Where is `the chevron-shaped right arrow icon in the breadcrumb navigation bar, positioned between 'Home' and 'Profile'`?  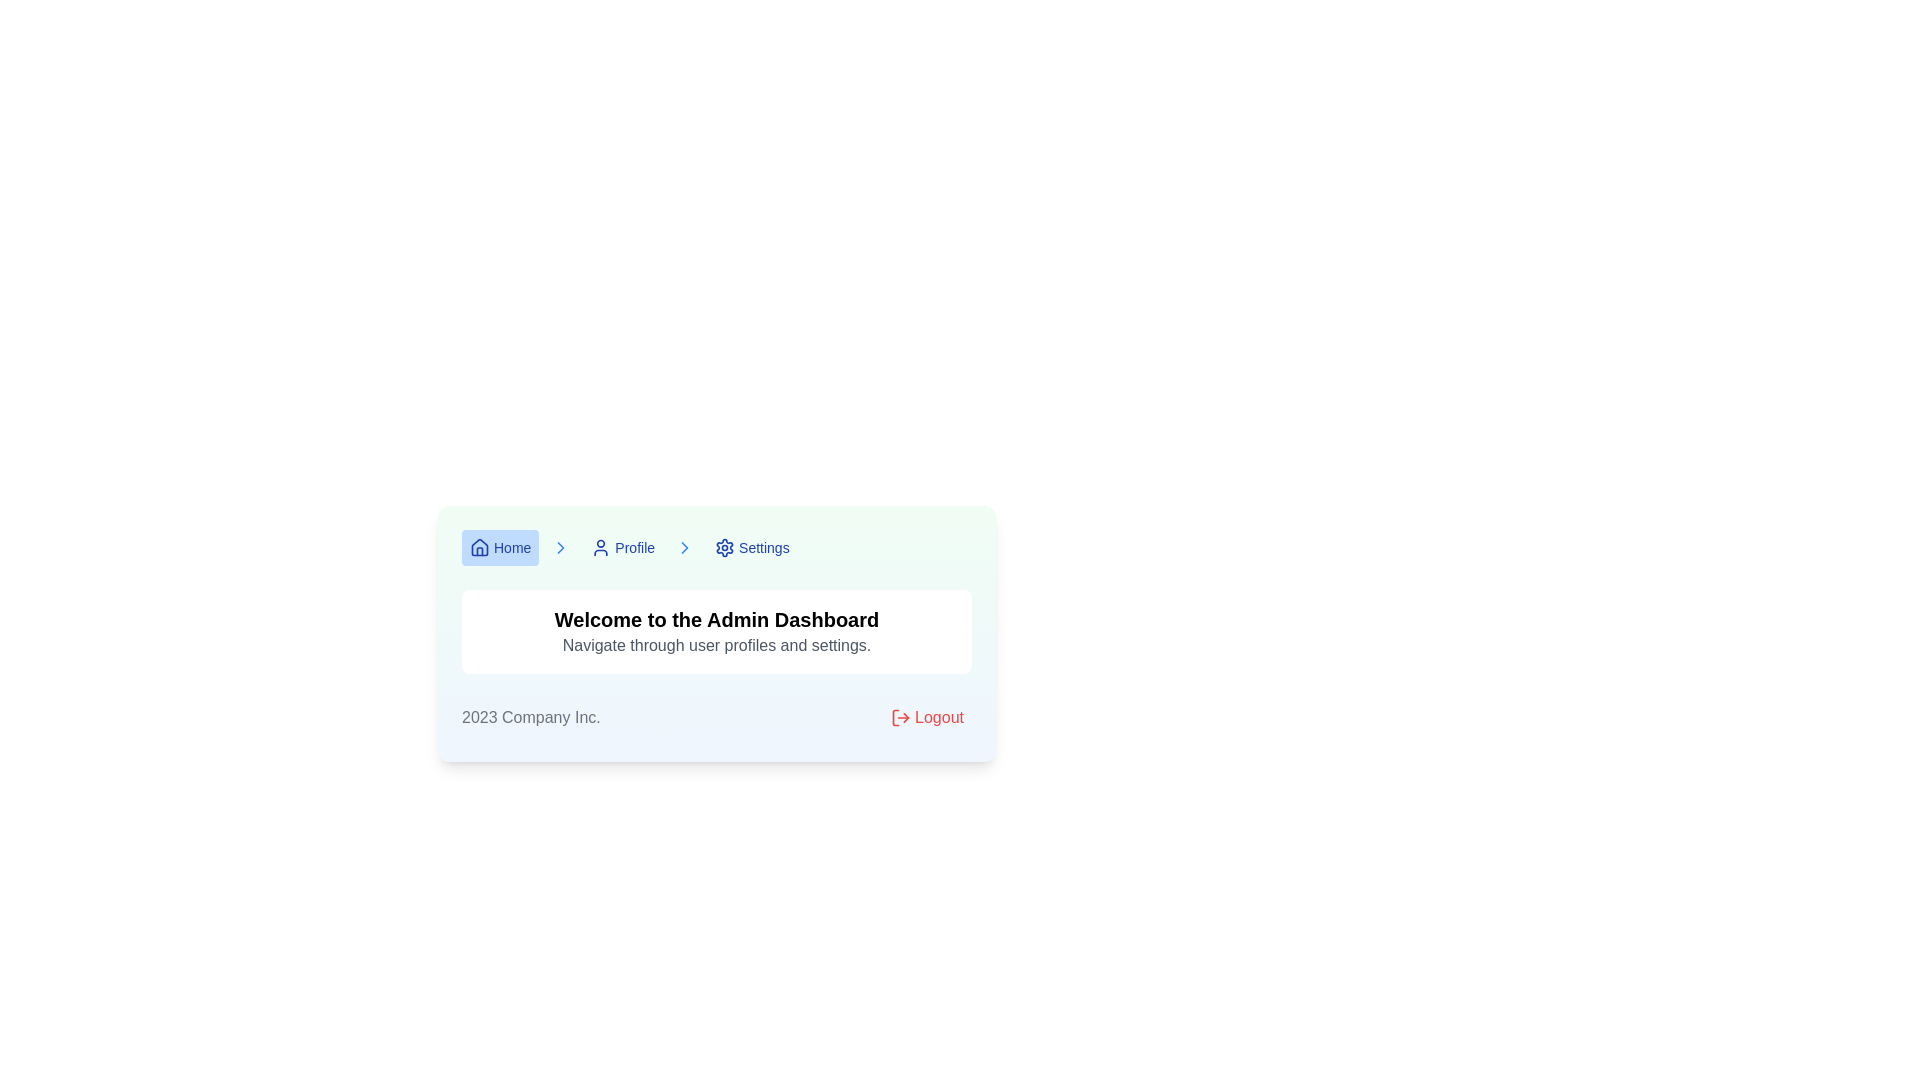
the chevron-shaped right arrow icon in the breadcrumb navigation bar, positioned between 'Home' and 'Profile' is located at coordinates (685, 547).